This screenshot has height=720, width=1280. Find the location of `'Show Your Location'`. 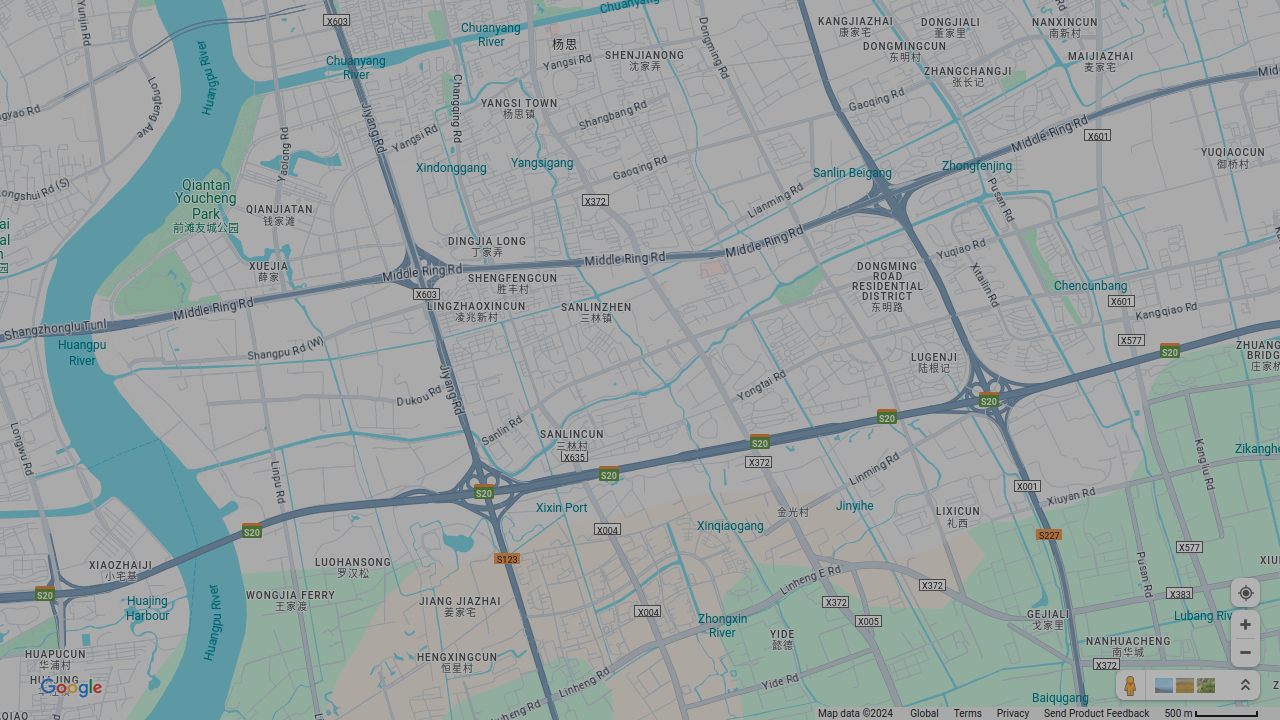

'Show Your Location' is located at coordinates (1244, 591).